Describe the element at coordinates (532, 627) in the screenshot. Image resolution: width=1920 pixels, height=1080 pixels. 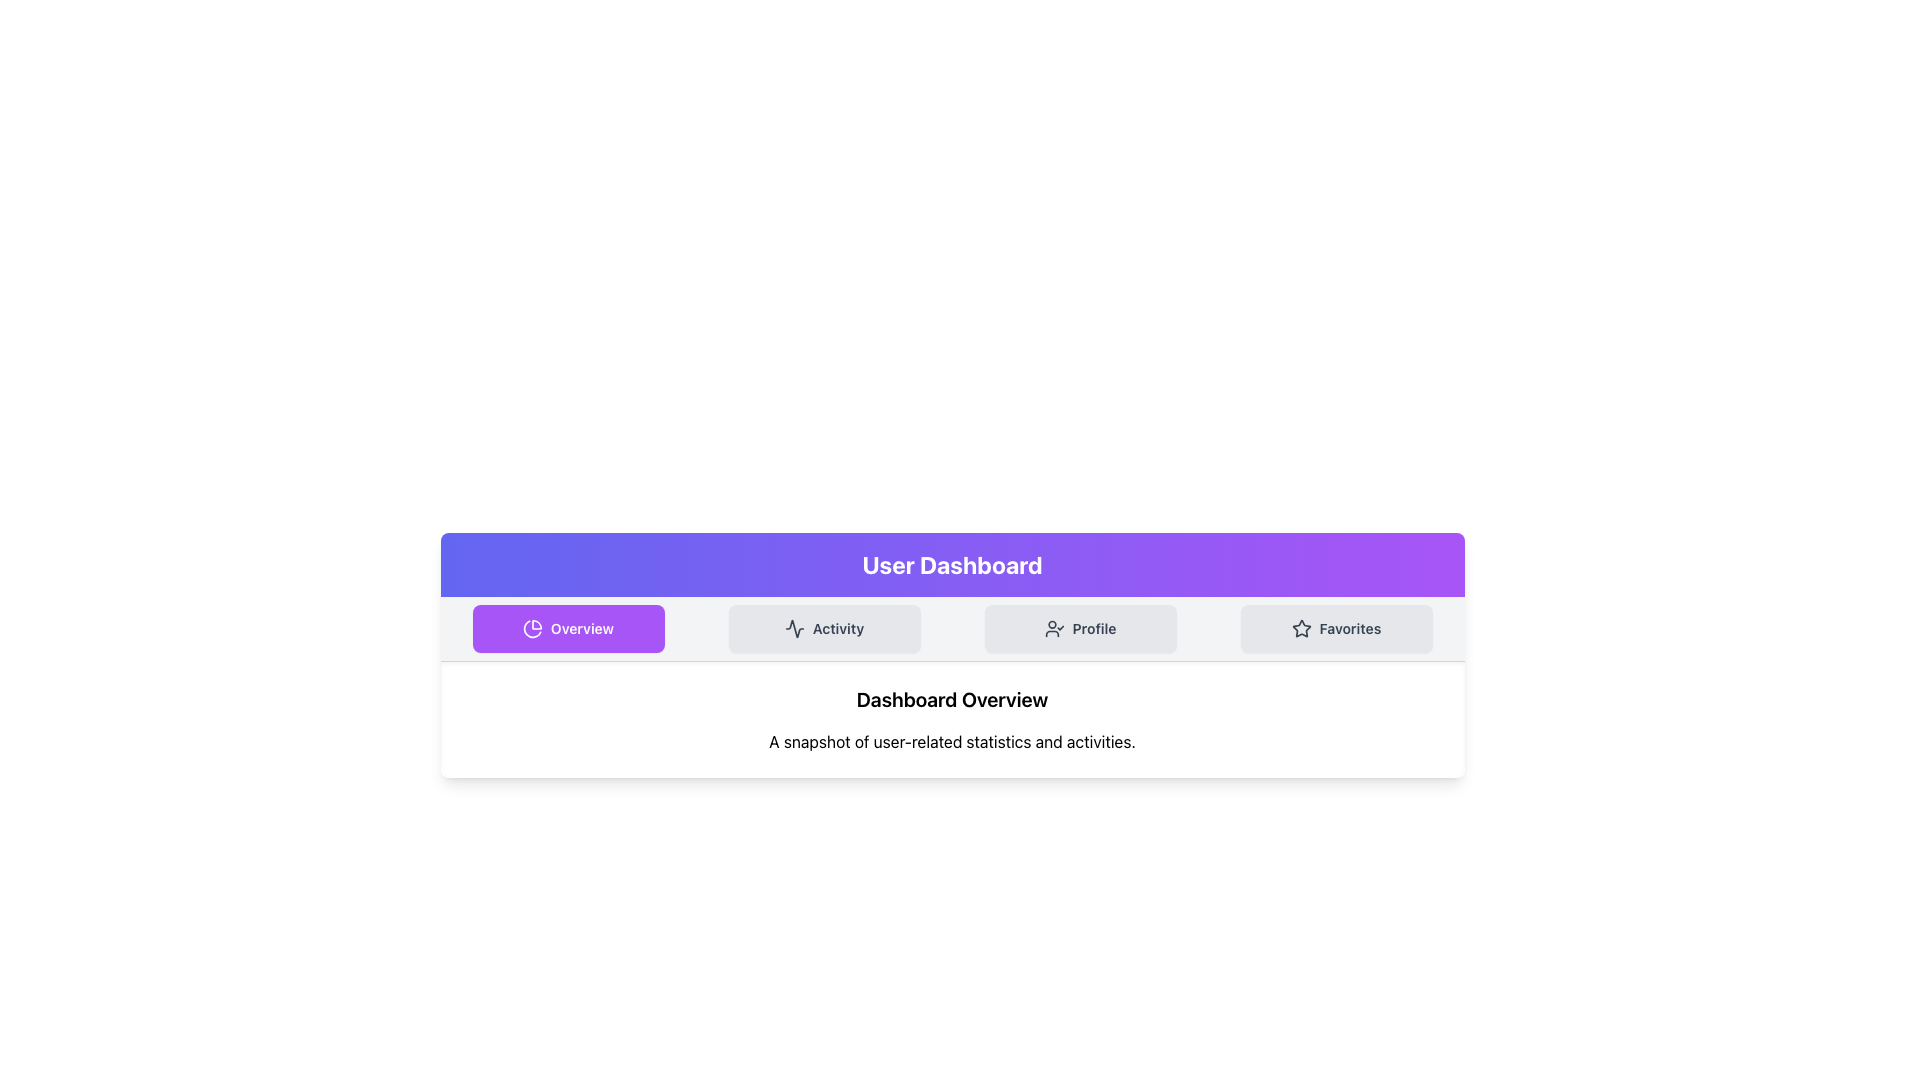
I see `the pie chart icon located inside the 'Overview' button, which visually reinforces the meaning of the button and is positioned to the left of its text content in the navigation row under the 'User Dashboard' header` at that location.